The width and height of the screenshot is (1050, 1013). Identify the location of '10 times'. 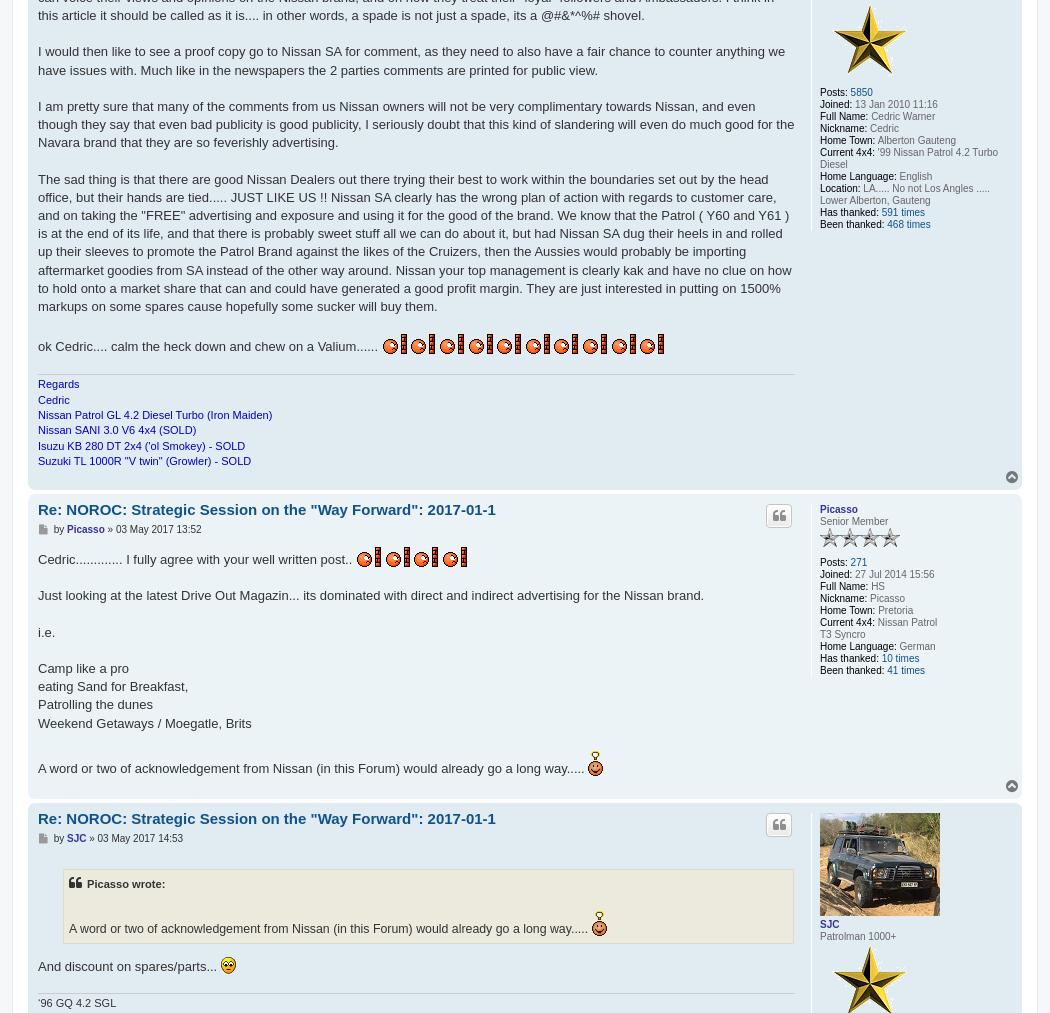
(898, 656).